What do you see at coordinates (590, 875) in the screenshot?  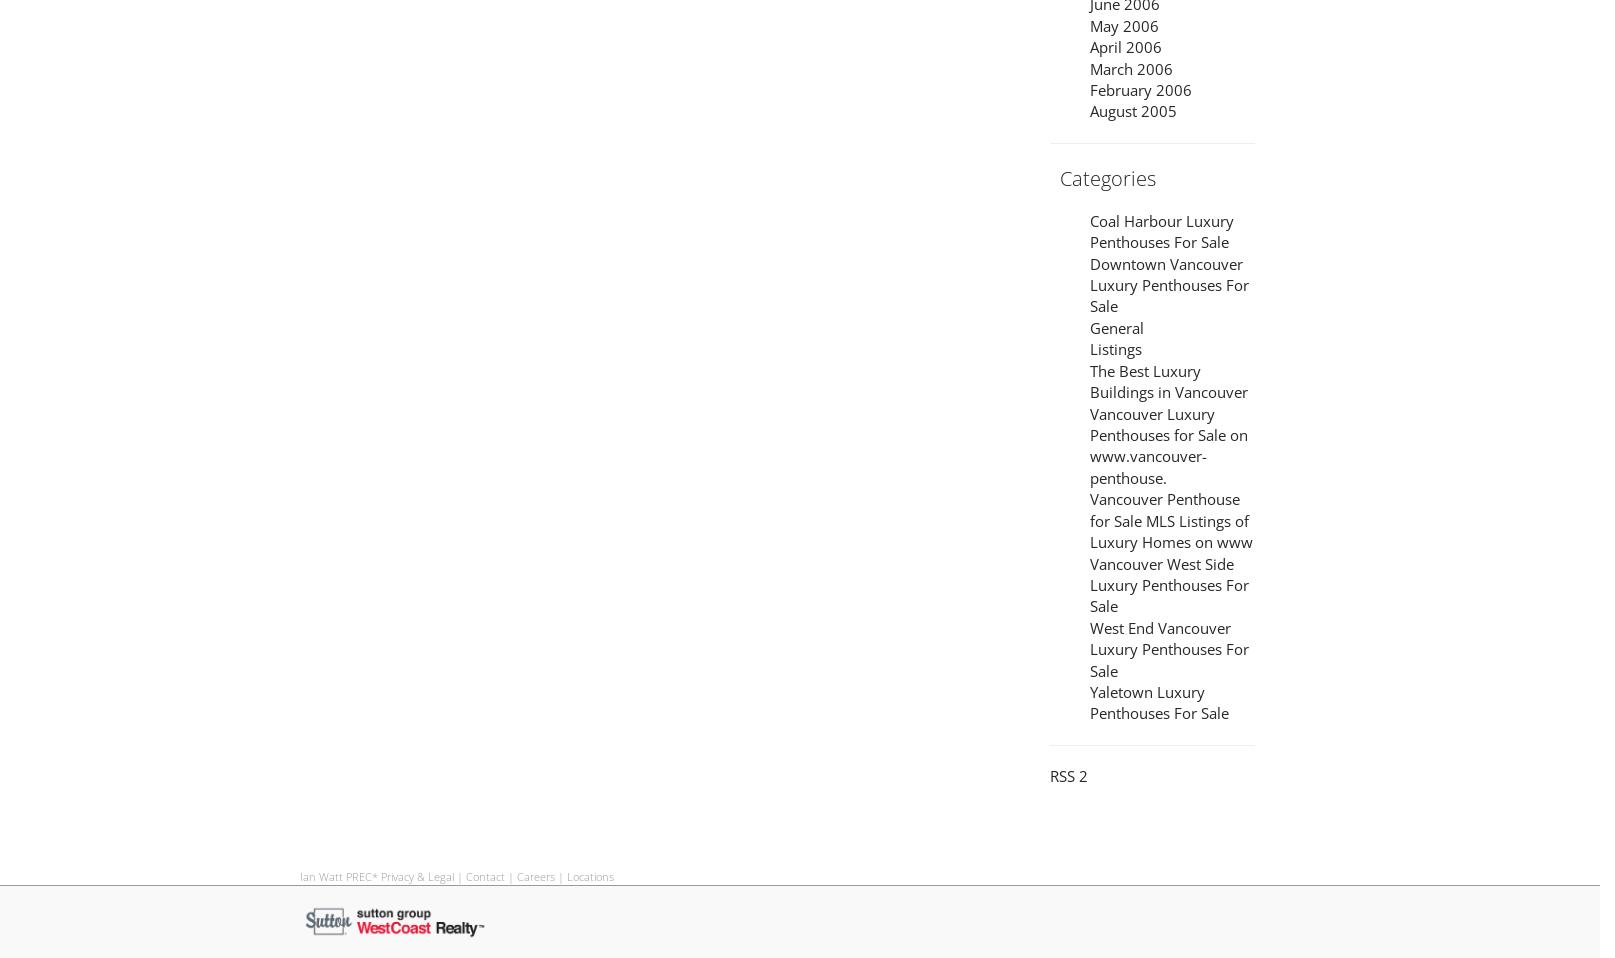 I see `'Locations'` at bounding box center [590, 875].